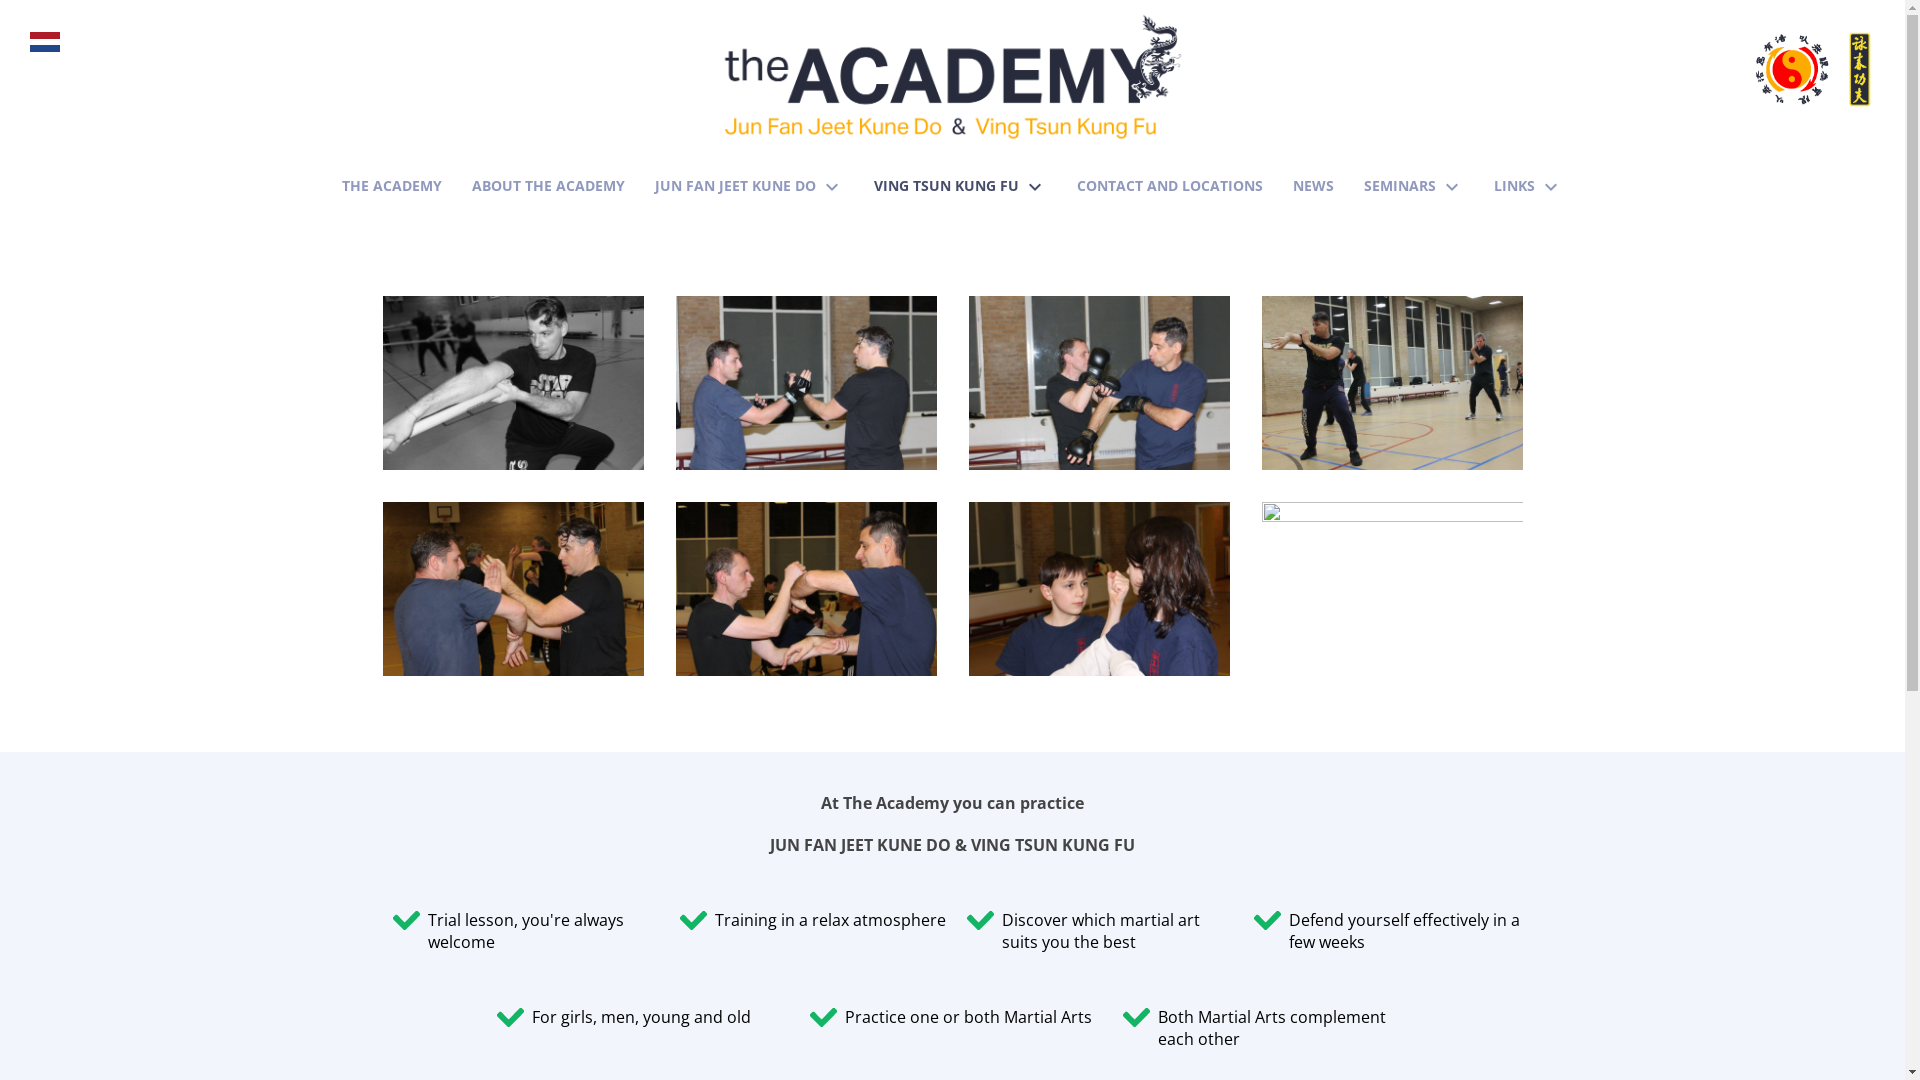  Describe the element at coordinates (1292, 182) in the screenshot. I see `'NEWS'` at that location.